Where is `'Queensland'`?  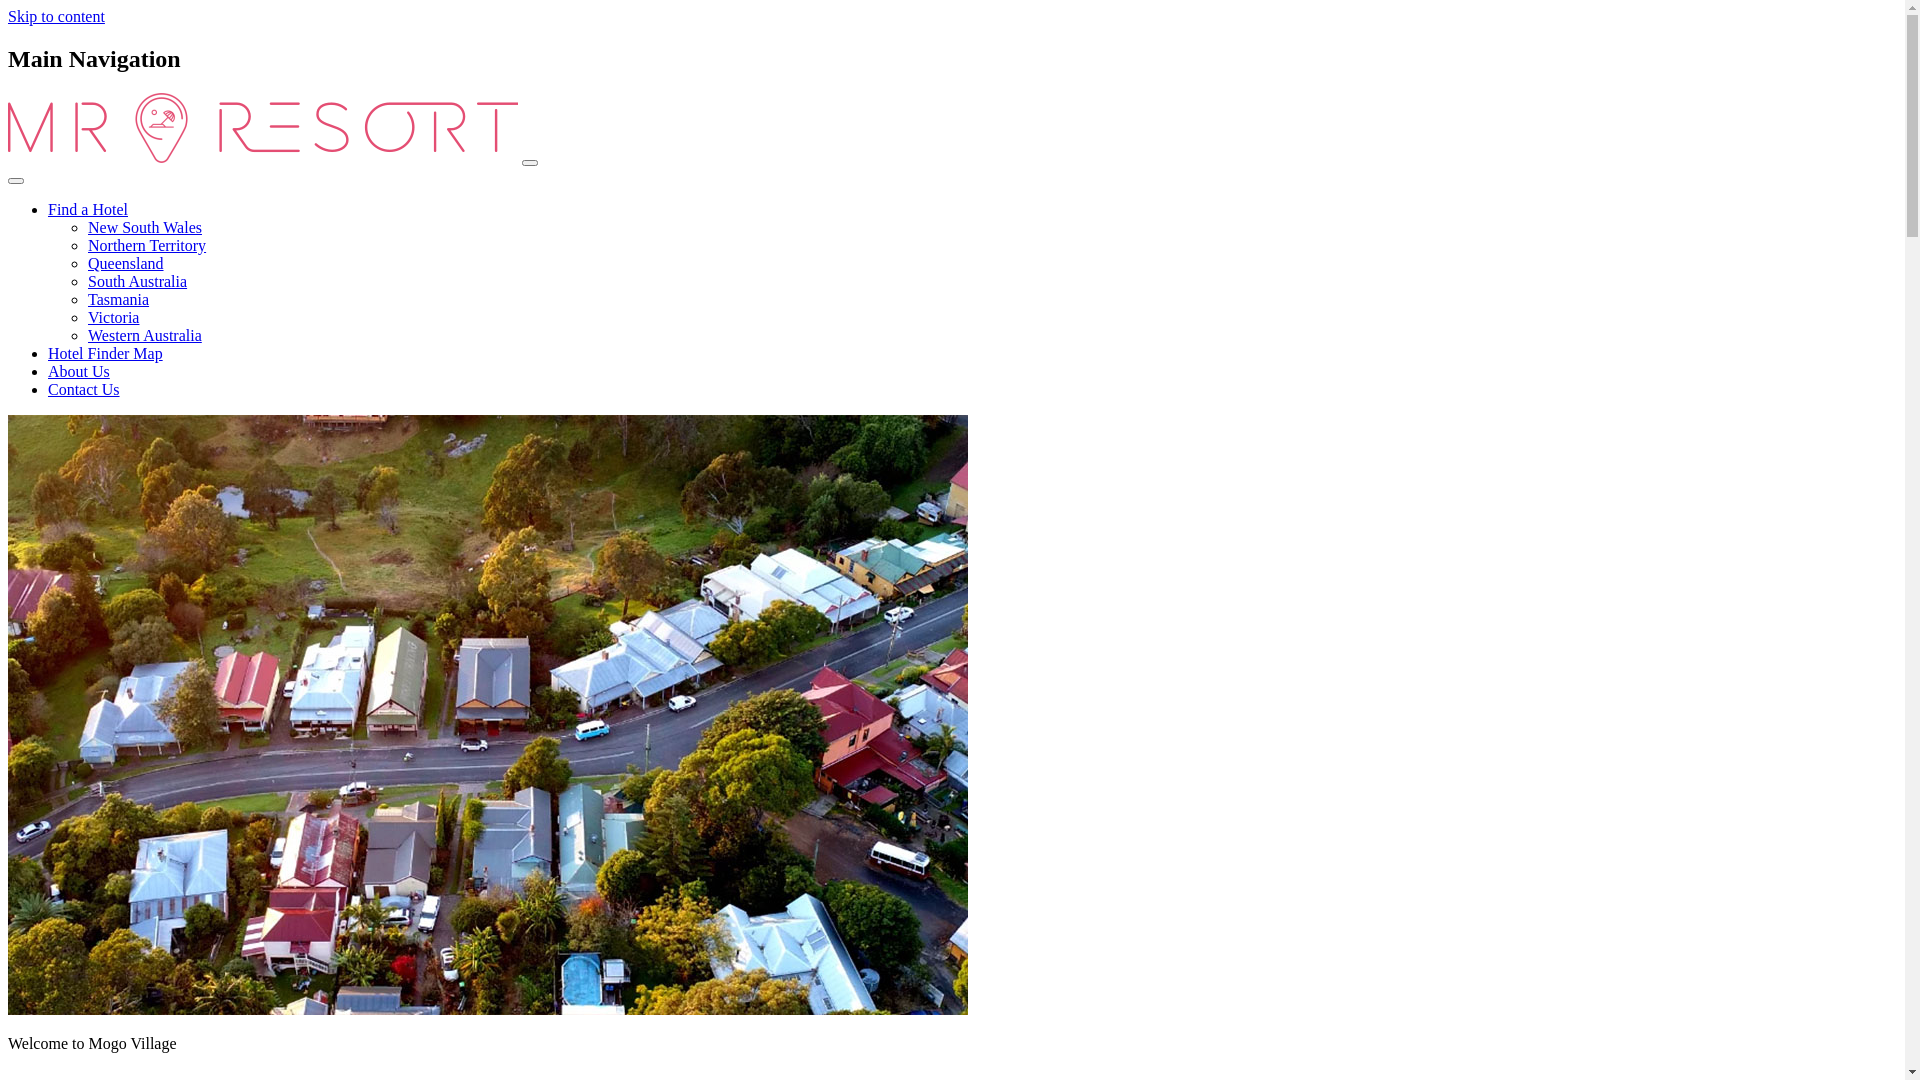
'Queensland' is located at coordinates (124, 262).